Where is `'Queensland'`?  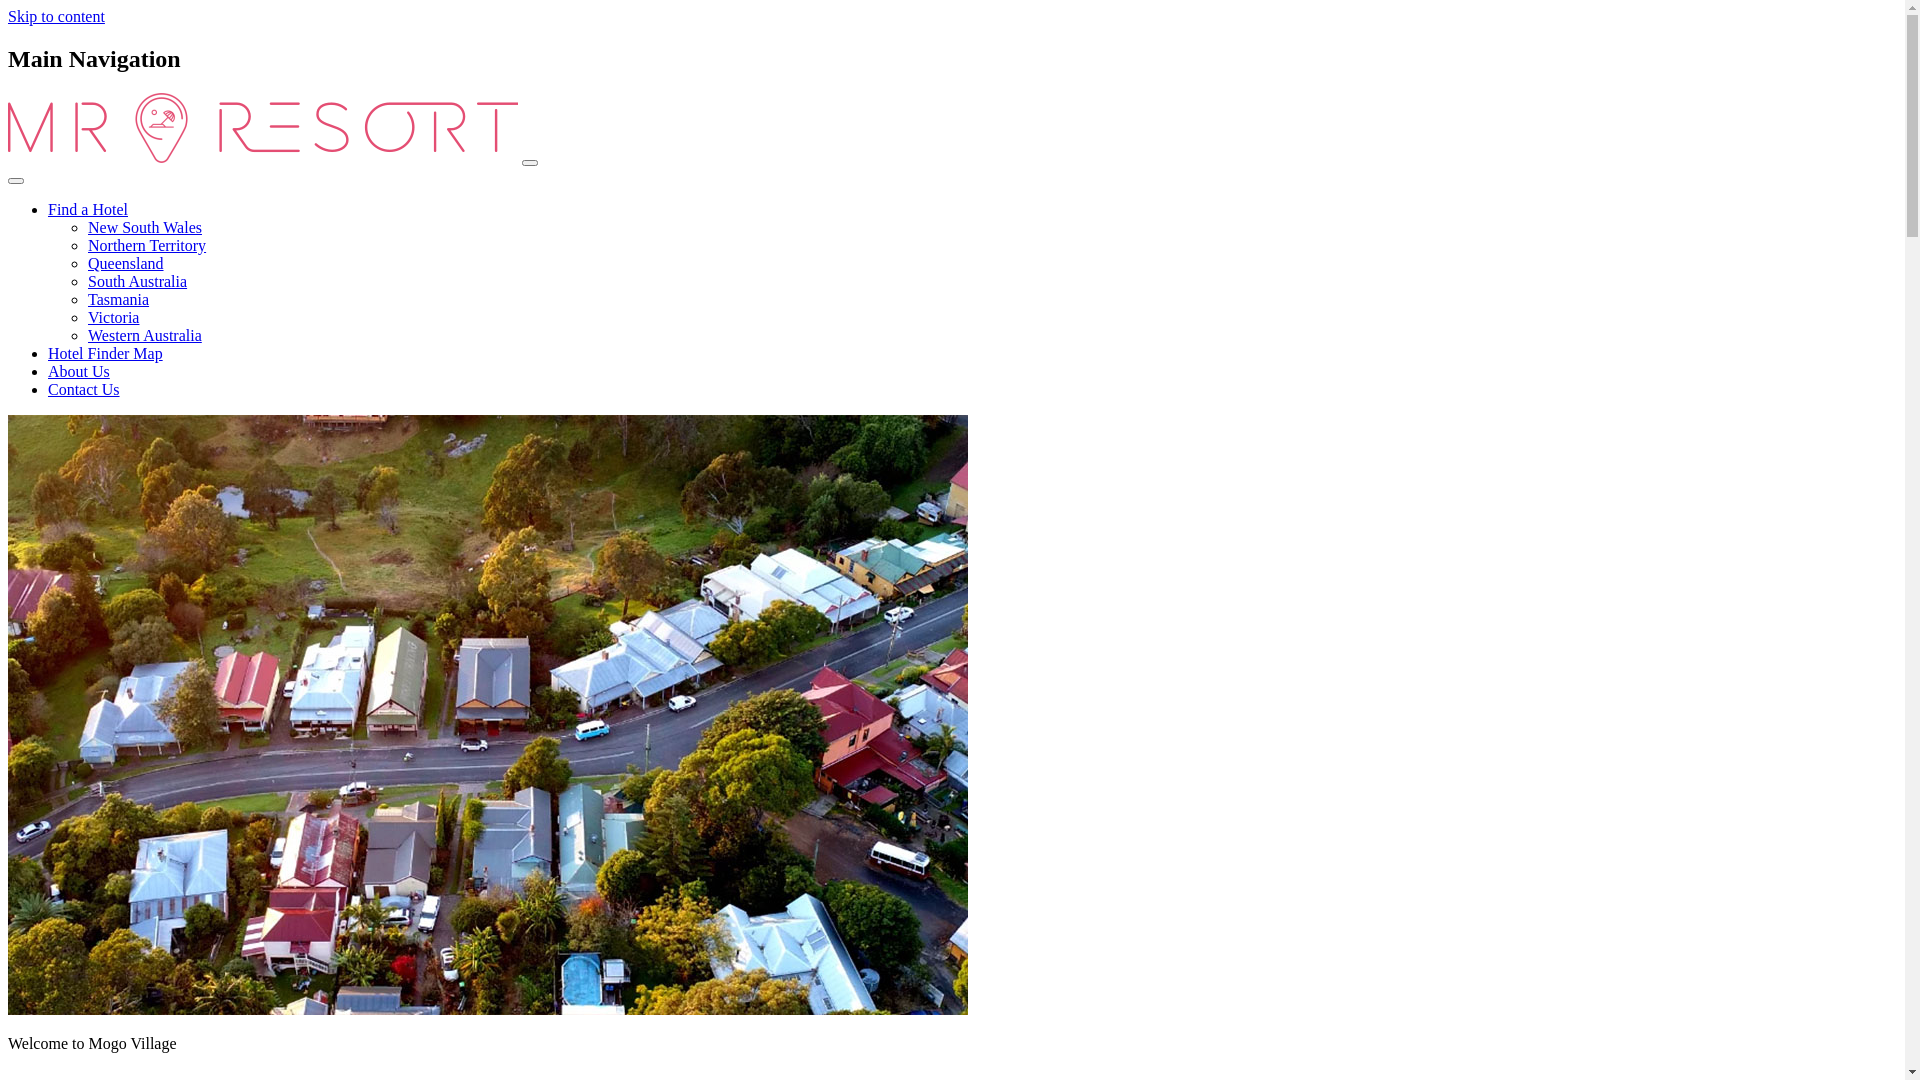
'Queensland' is located at coordinates (124, 262).